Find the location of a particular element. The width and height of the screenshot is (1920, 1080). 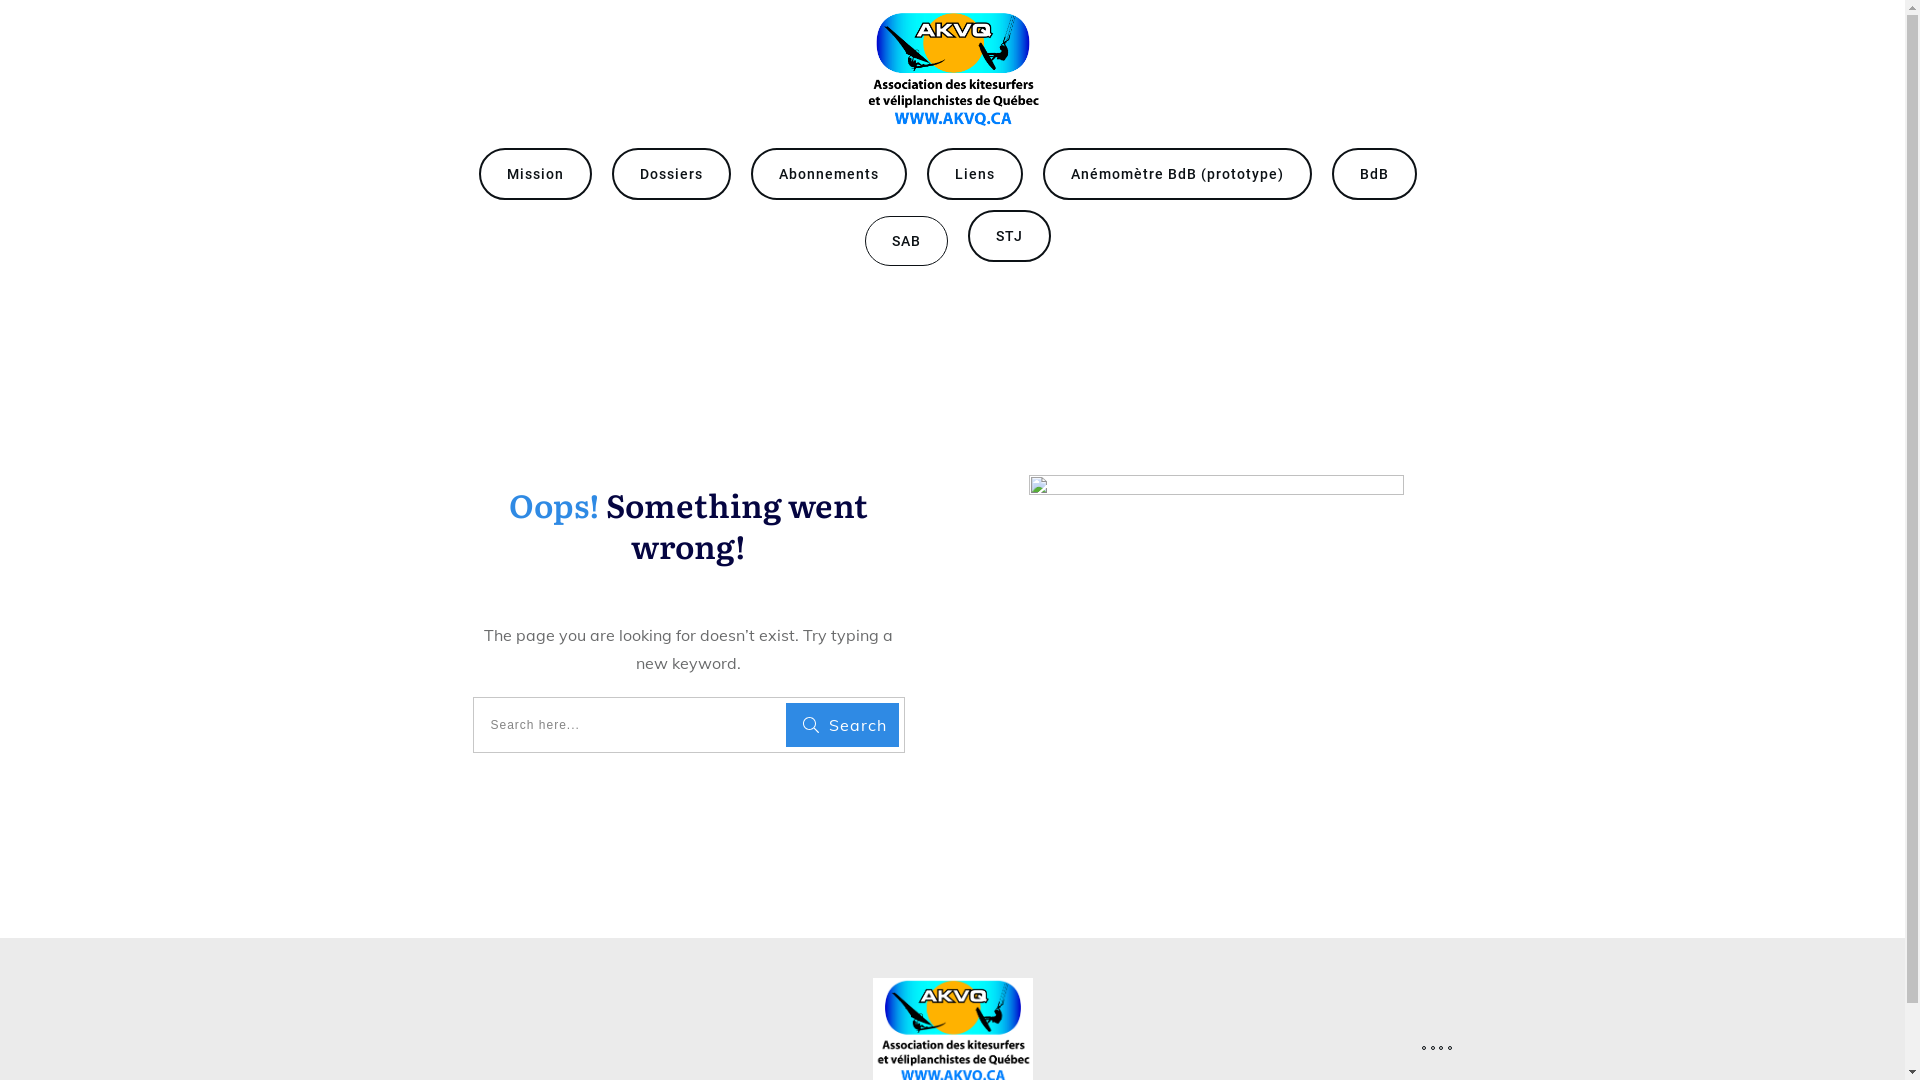

'Search' is located at coordinates (842, 725).